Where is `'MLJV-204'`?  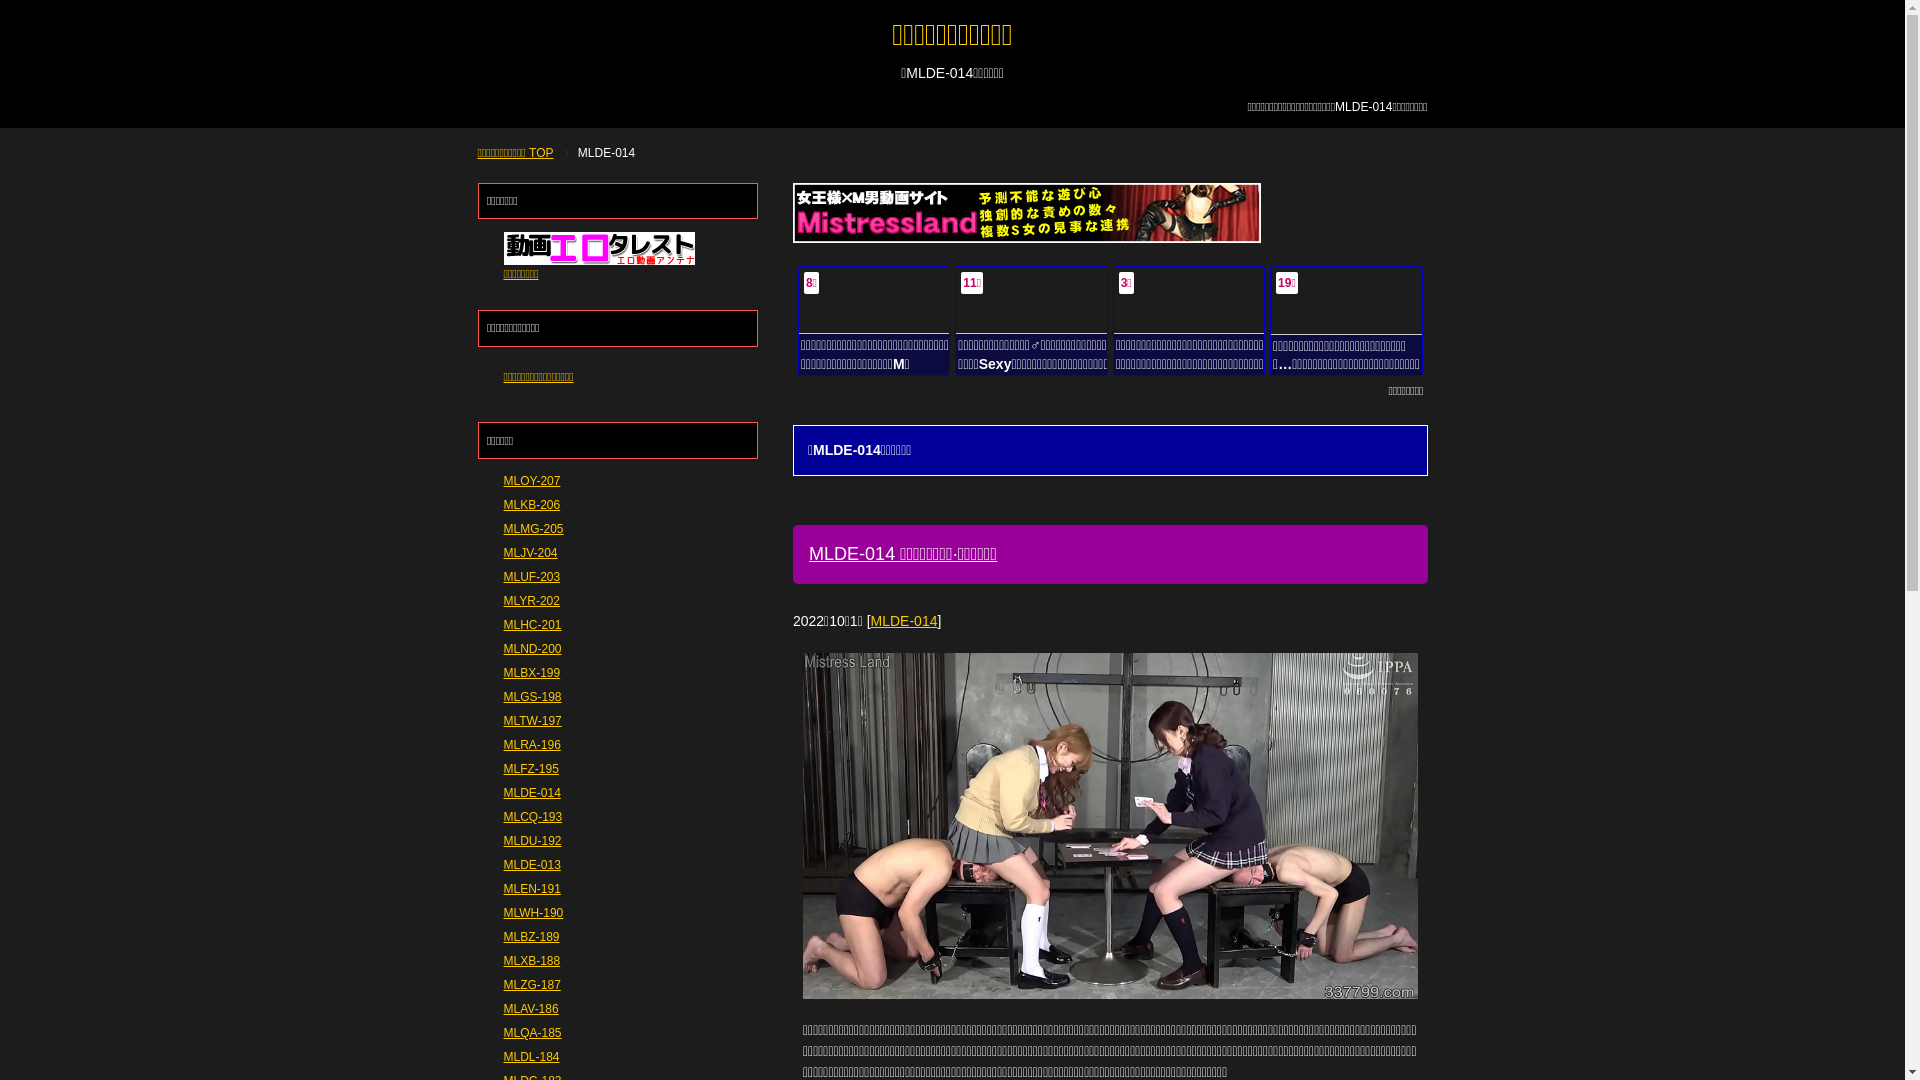 'MLJV-204' is located at coordinates (504, 552).